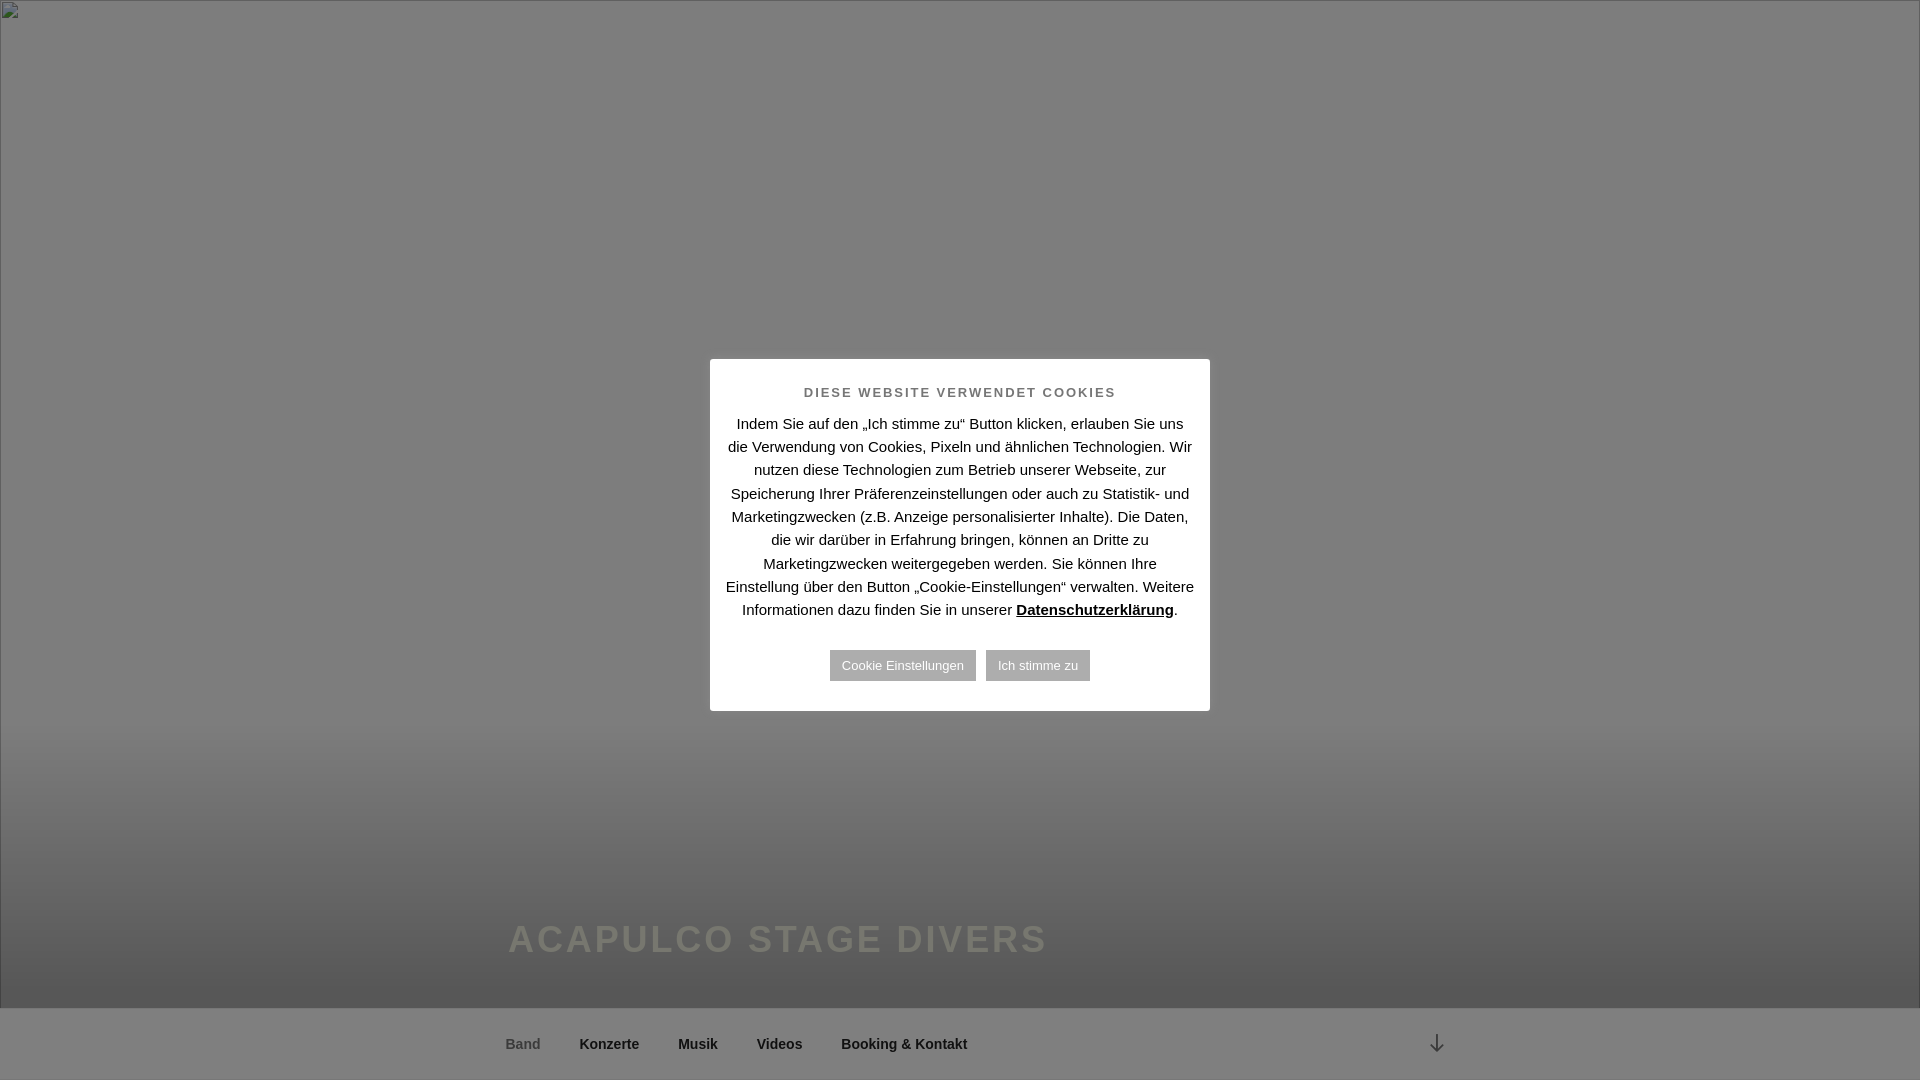 The image size is (1920, 1080). Describe the element at coordinates (903, 1043) in the screenshot. I see `'Booking & Kontakt'` at that location.